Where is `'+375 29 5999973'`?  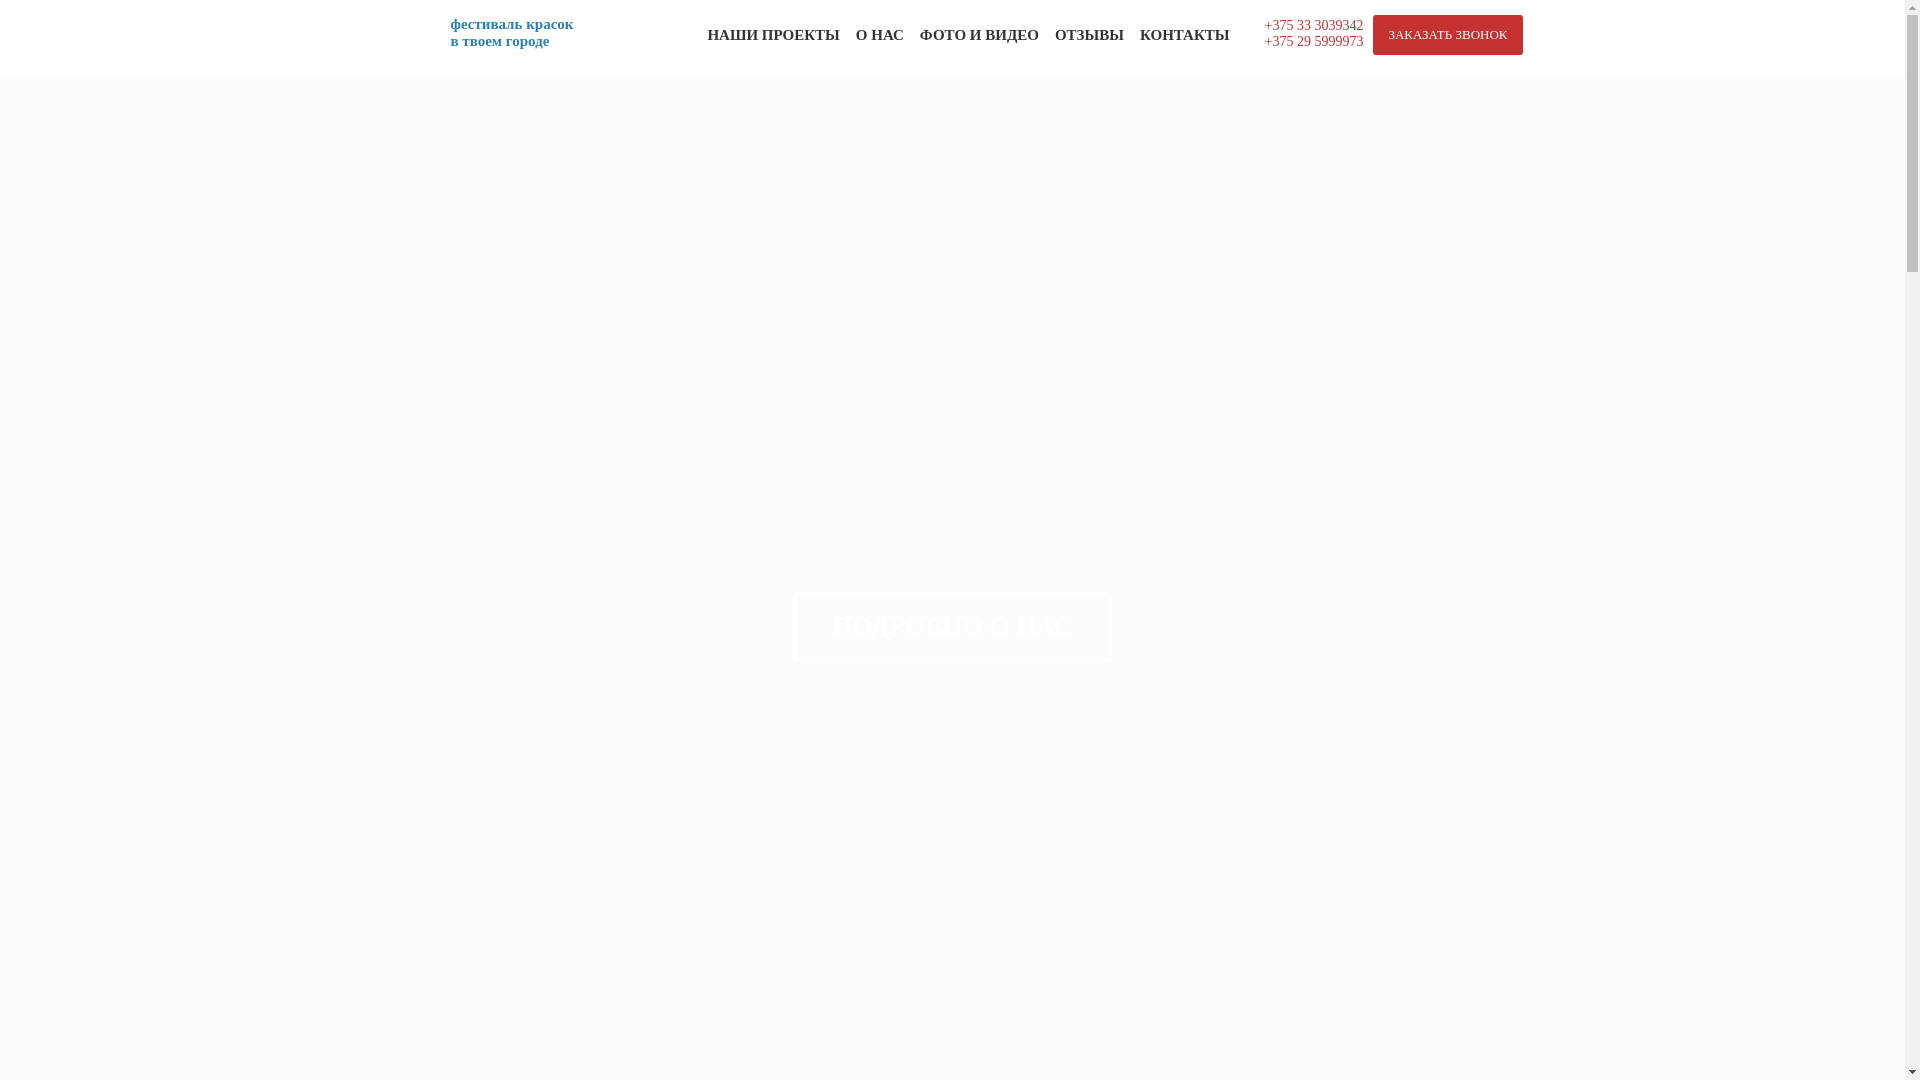 '+375 29 5999973' is located at coordinates (1314, 41).